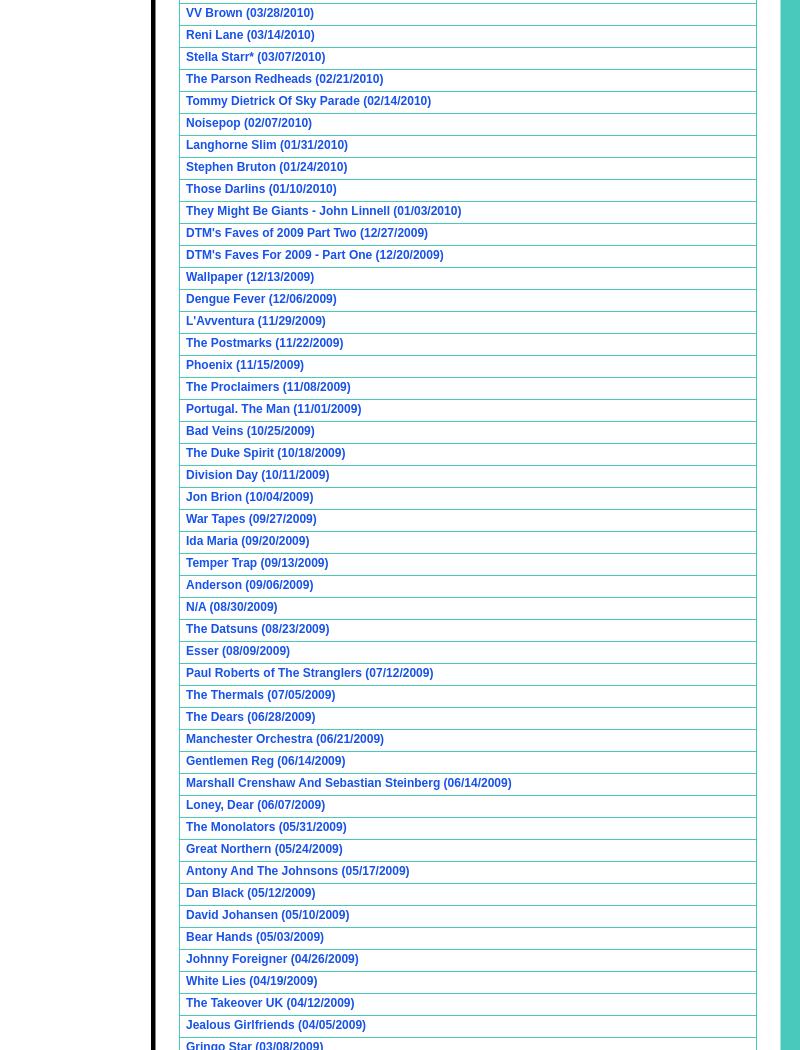 The width and height of the screenshot is (800, 1050). Describe the element at coordinates (254, 804) in the screenshot. I see `'Loney, Dear (06/07/2009)'` at that location.